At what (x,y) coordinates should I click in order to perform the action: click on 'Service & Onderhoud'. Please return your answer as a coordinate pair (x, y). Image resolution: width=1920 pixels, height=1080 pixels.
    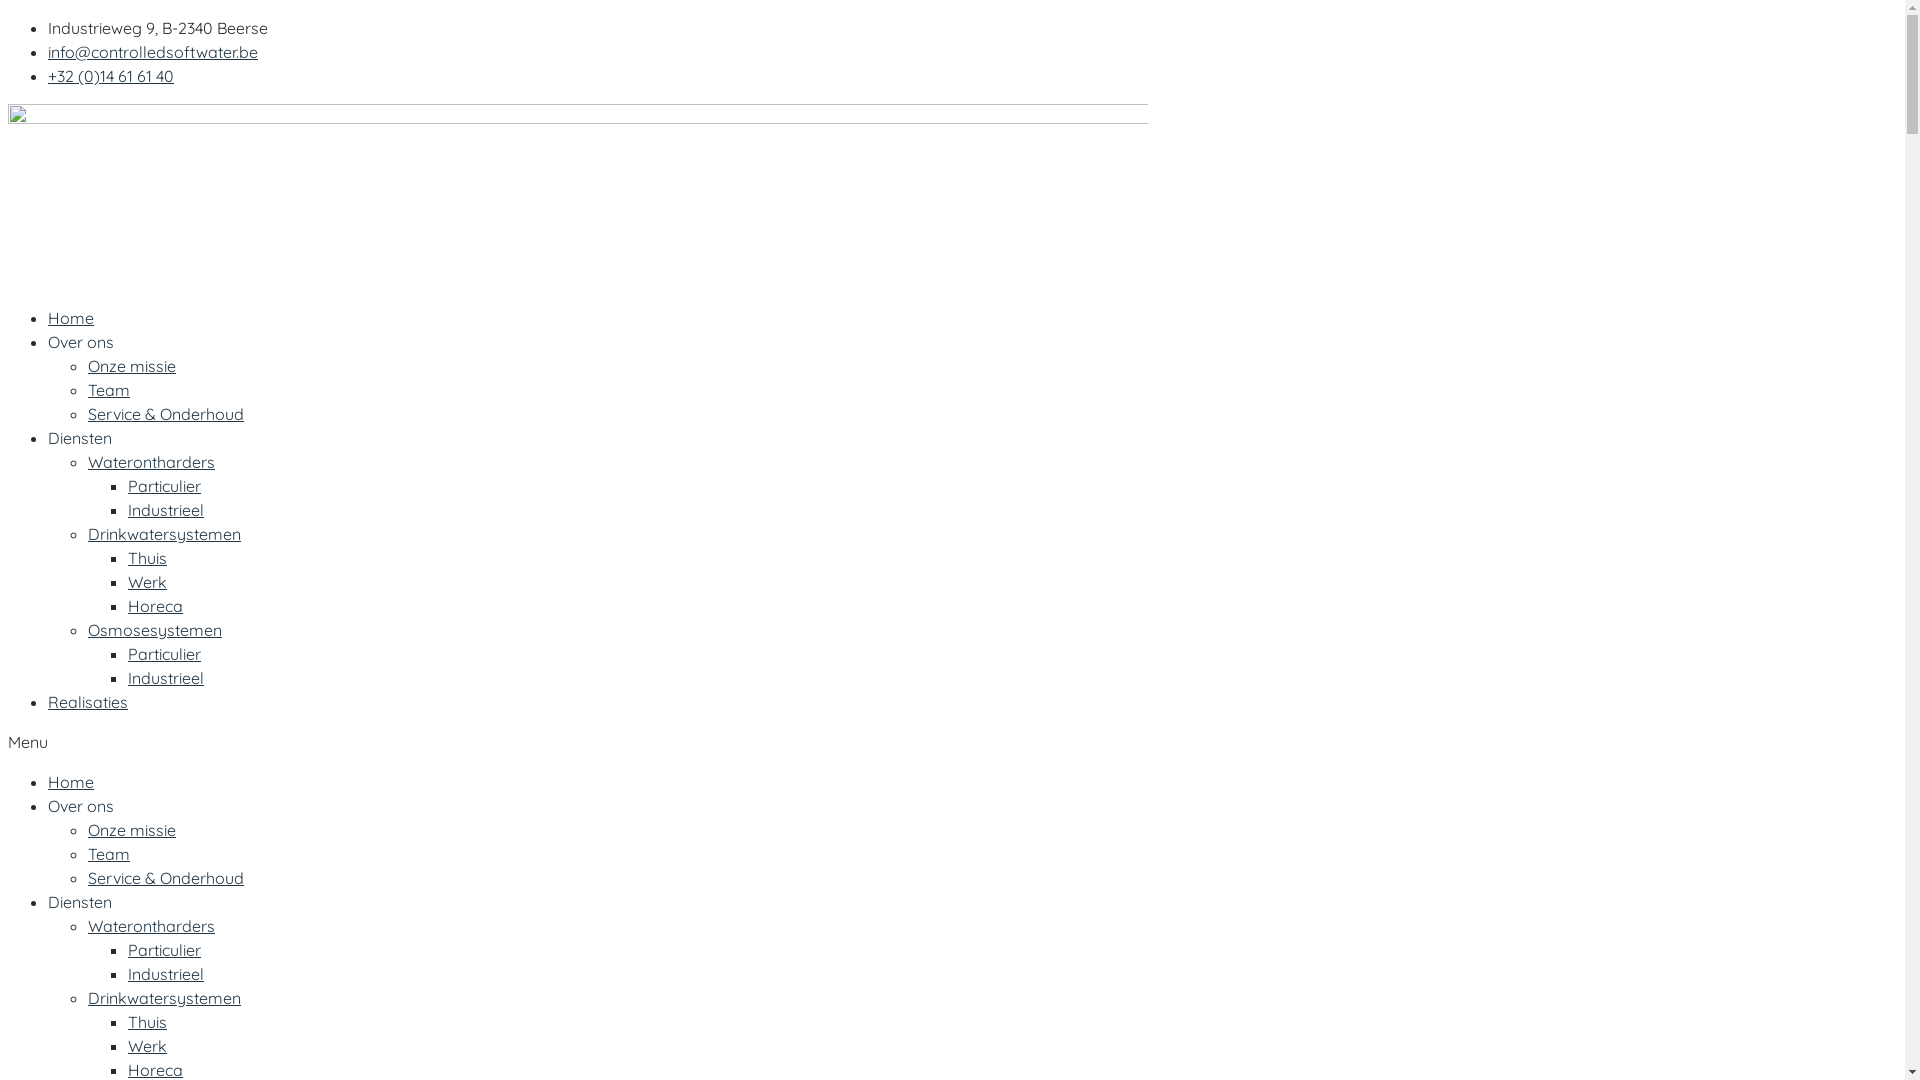
    Looking at the image, I should click on (86, 877).